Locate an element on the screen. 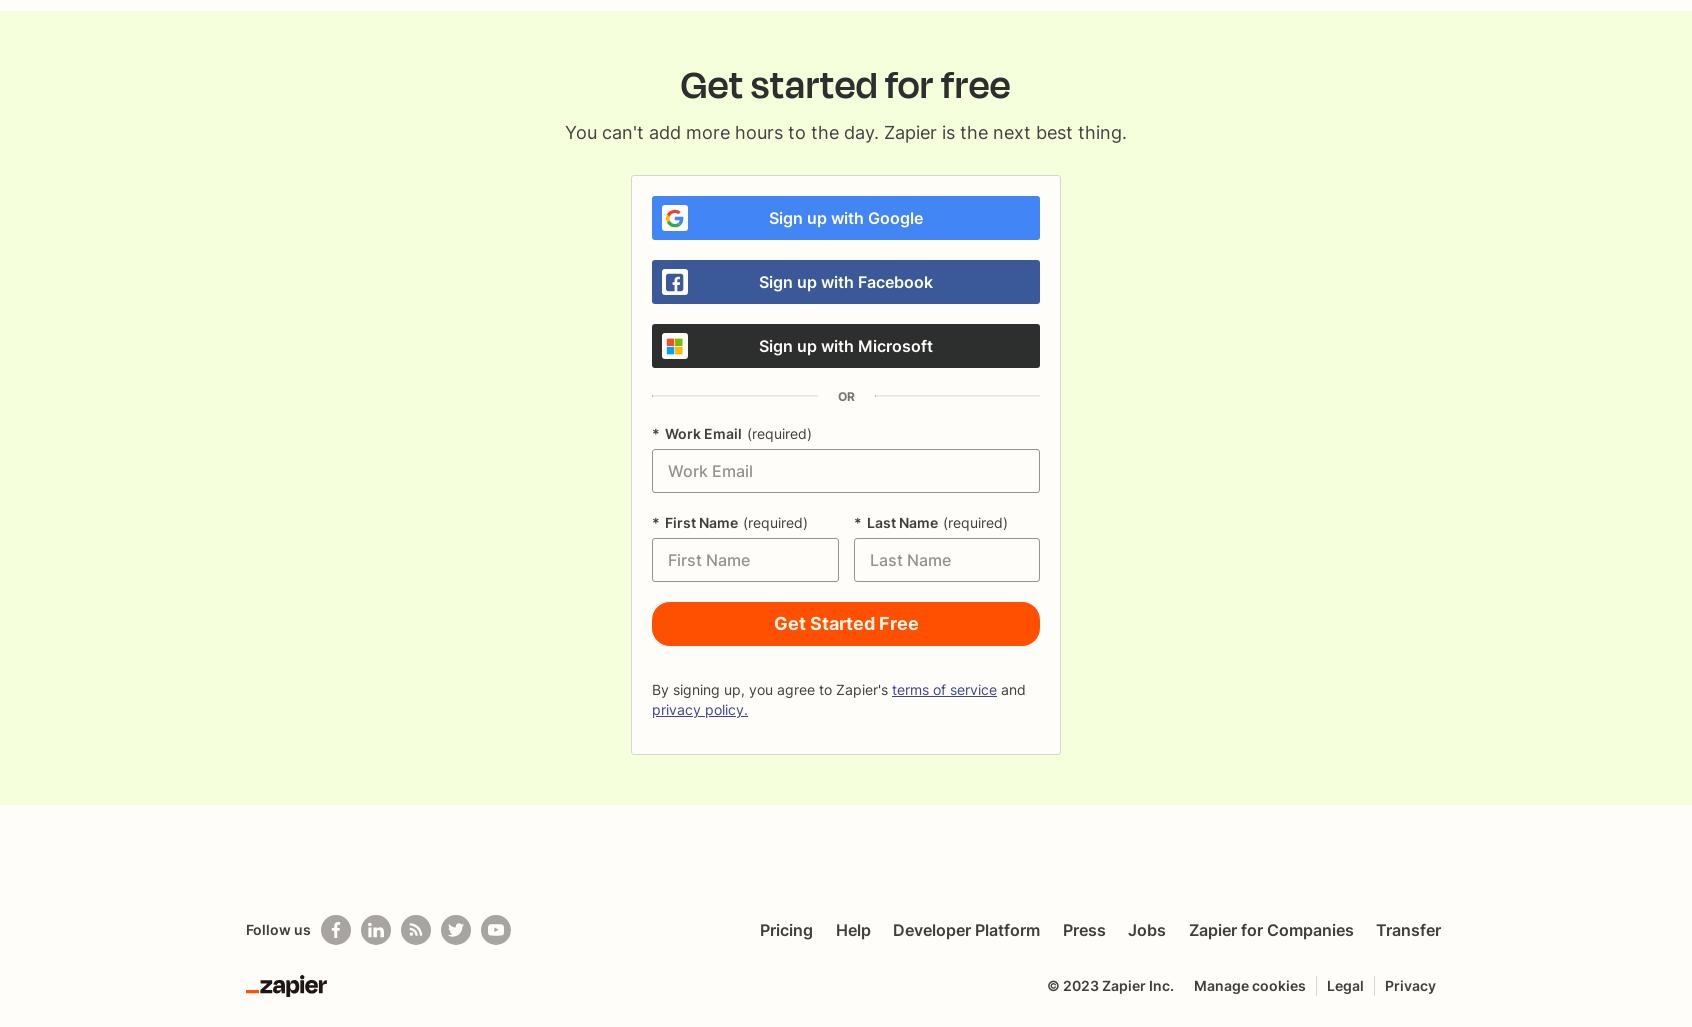 The width and height of the screenshot is (1692, 1027). 'Press' is located at coordinates (1062, 930).